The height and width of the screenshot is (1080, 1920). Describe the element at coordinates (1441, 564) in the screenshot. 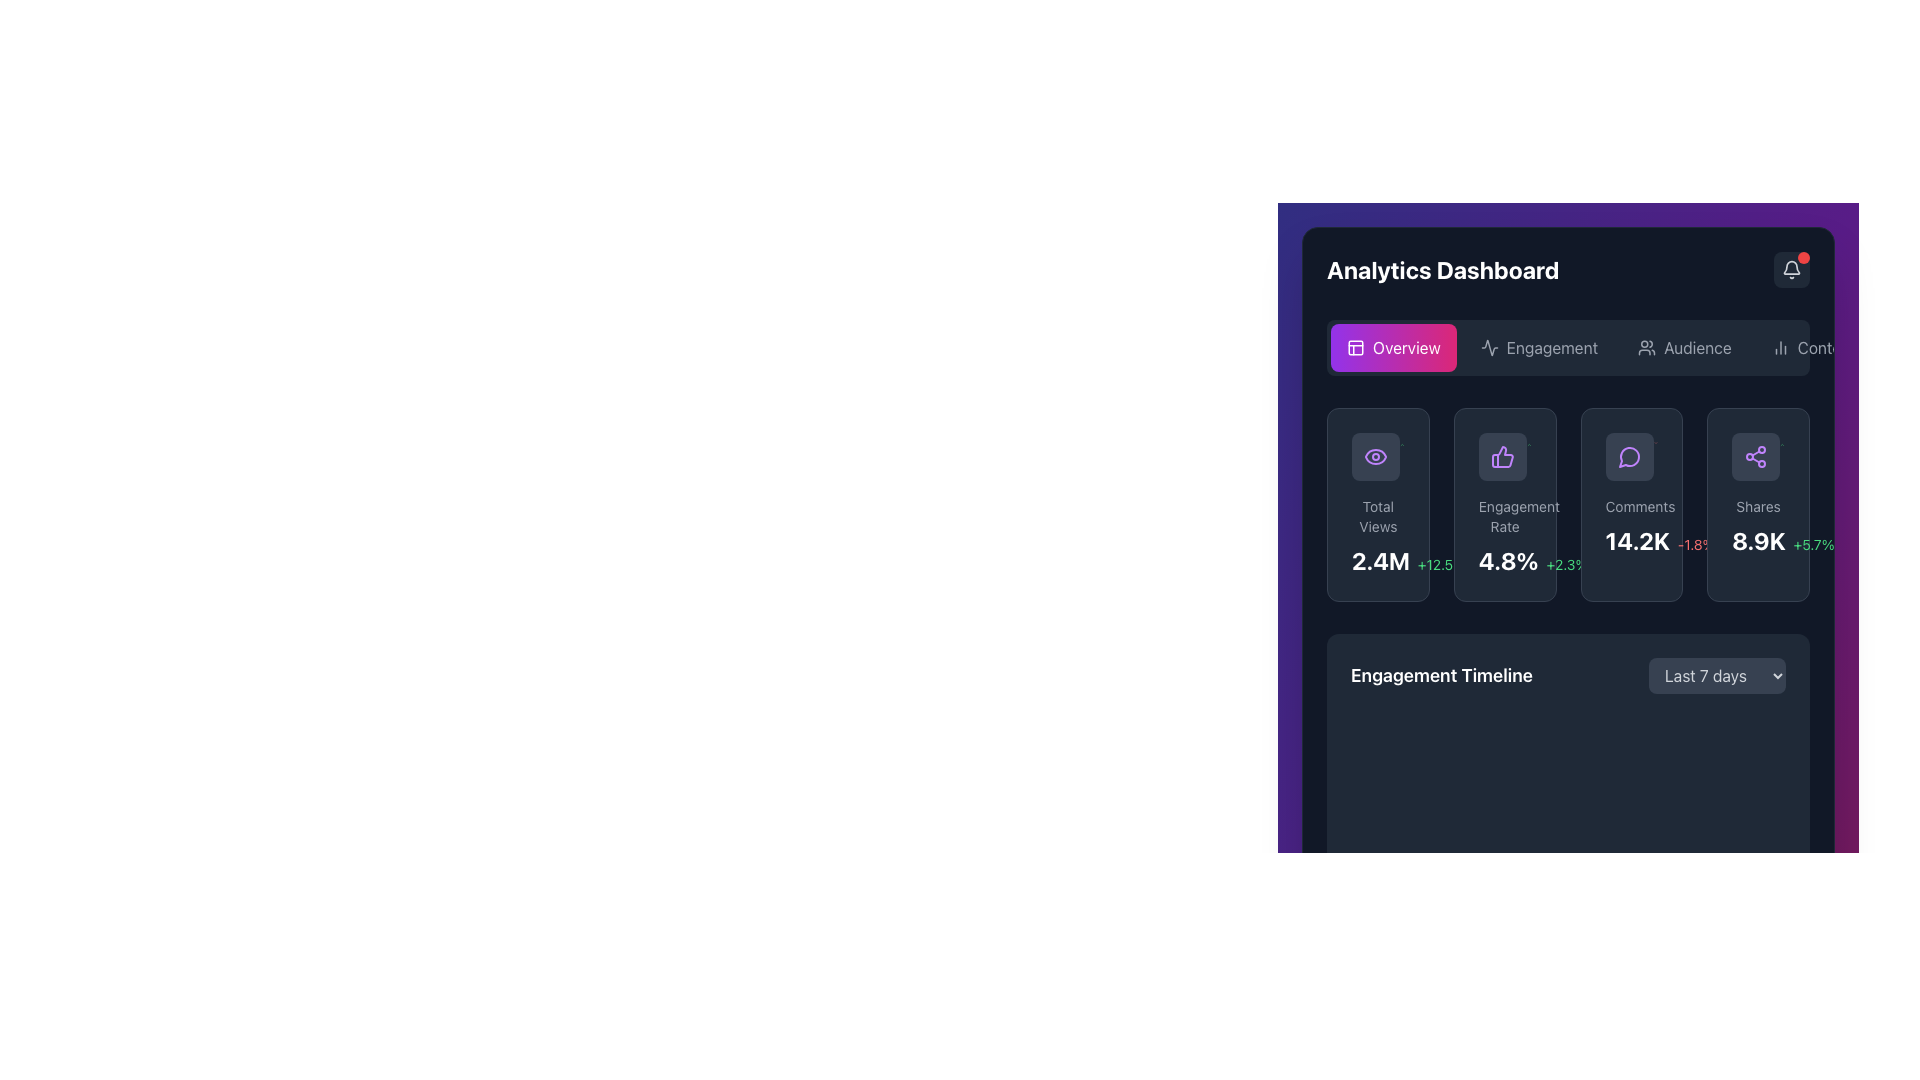

I see `the small text component displaying the value '+12.5%' with a green font color, which is positioned to the right of the larger numerical value '2.4M'` at that location.